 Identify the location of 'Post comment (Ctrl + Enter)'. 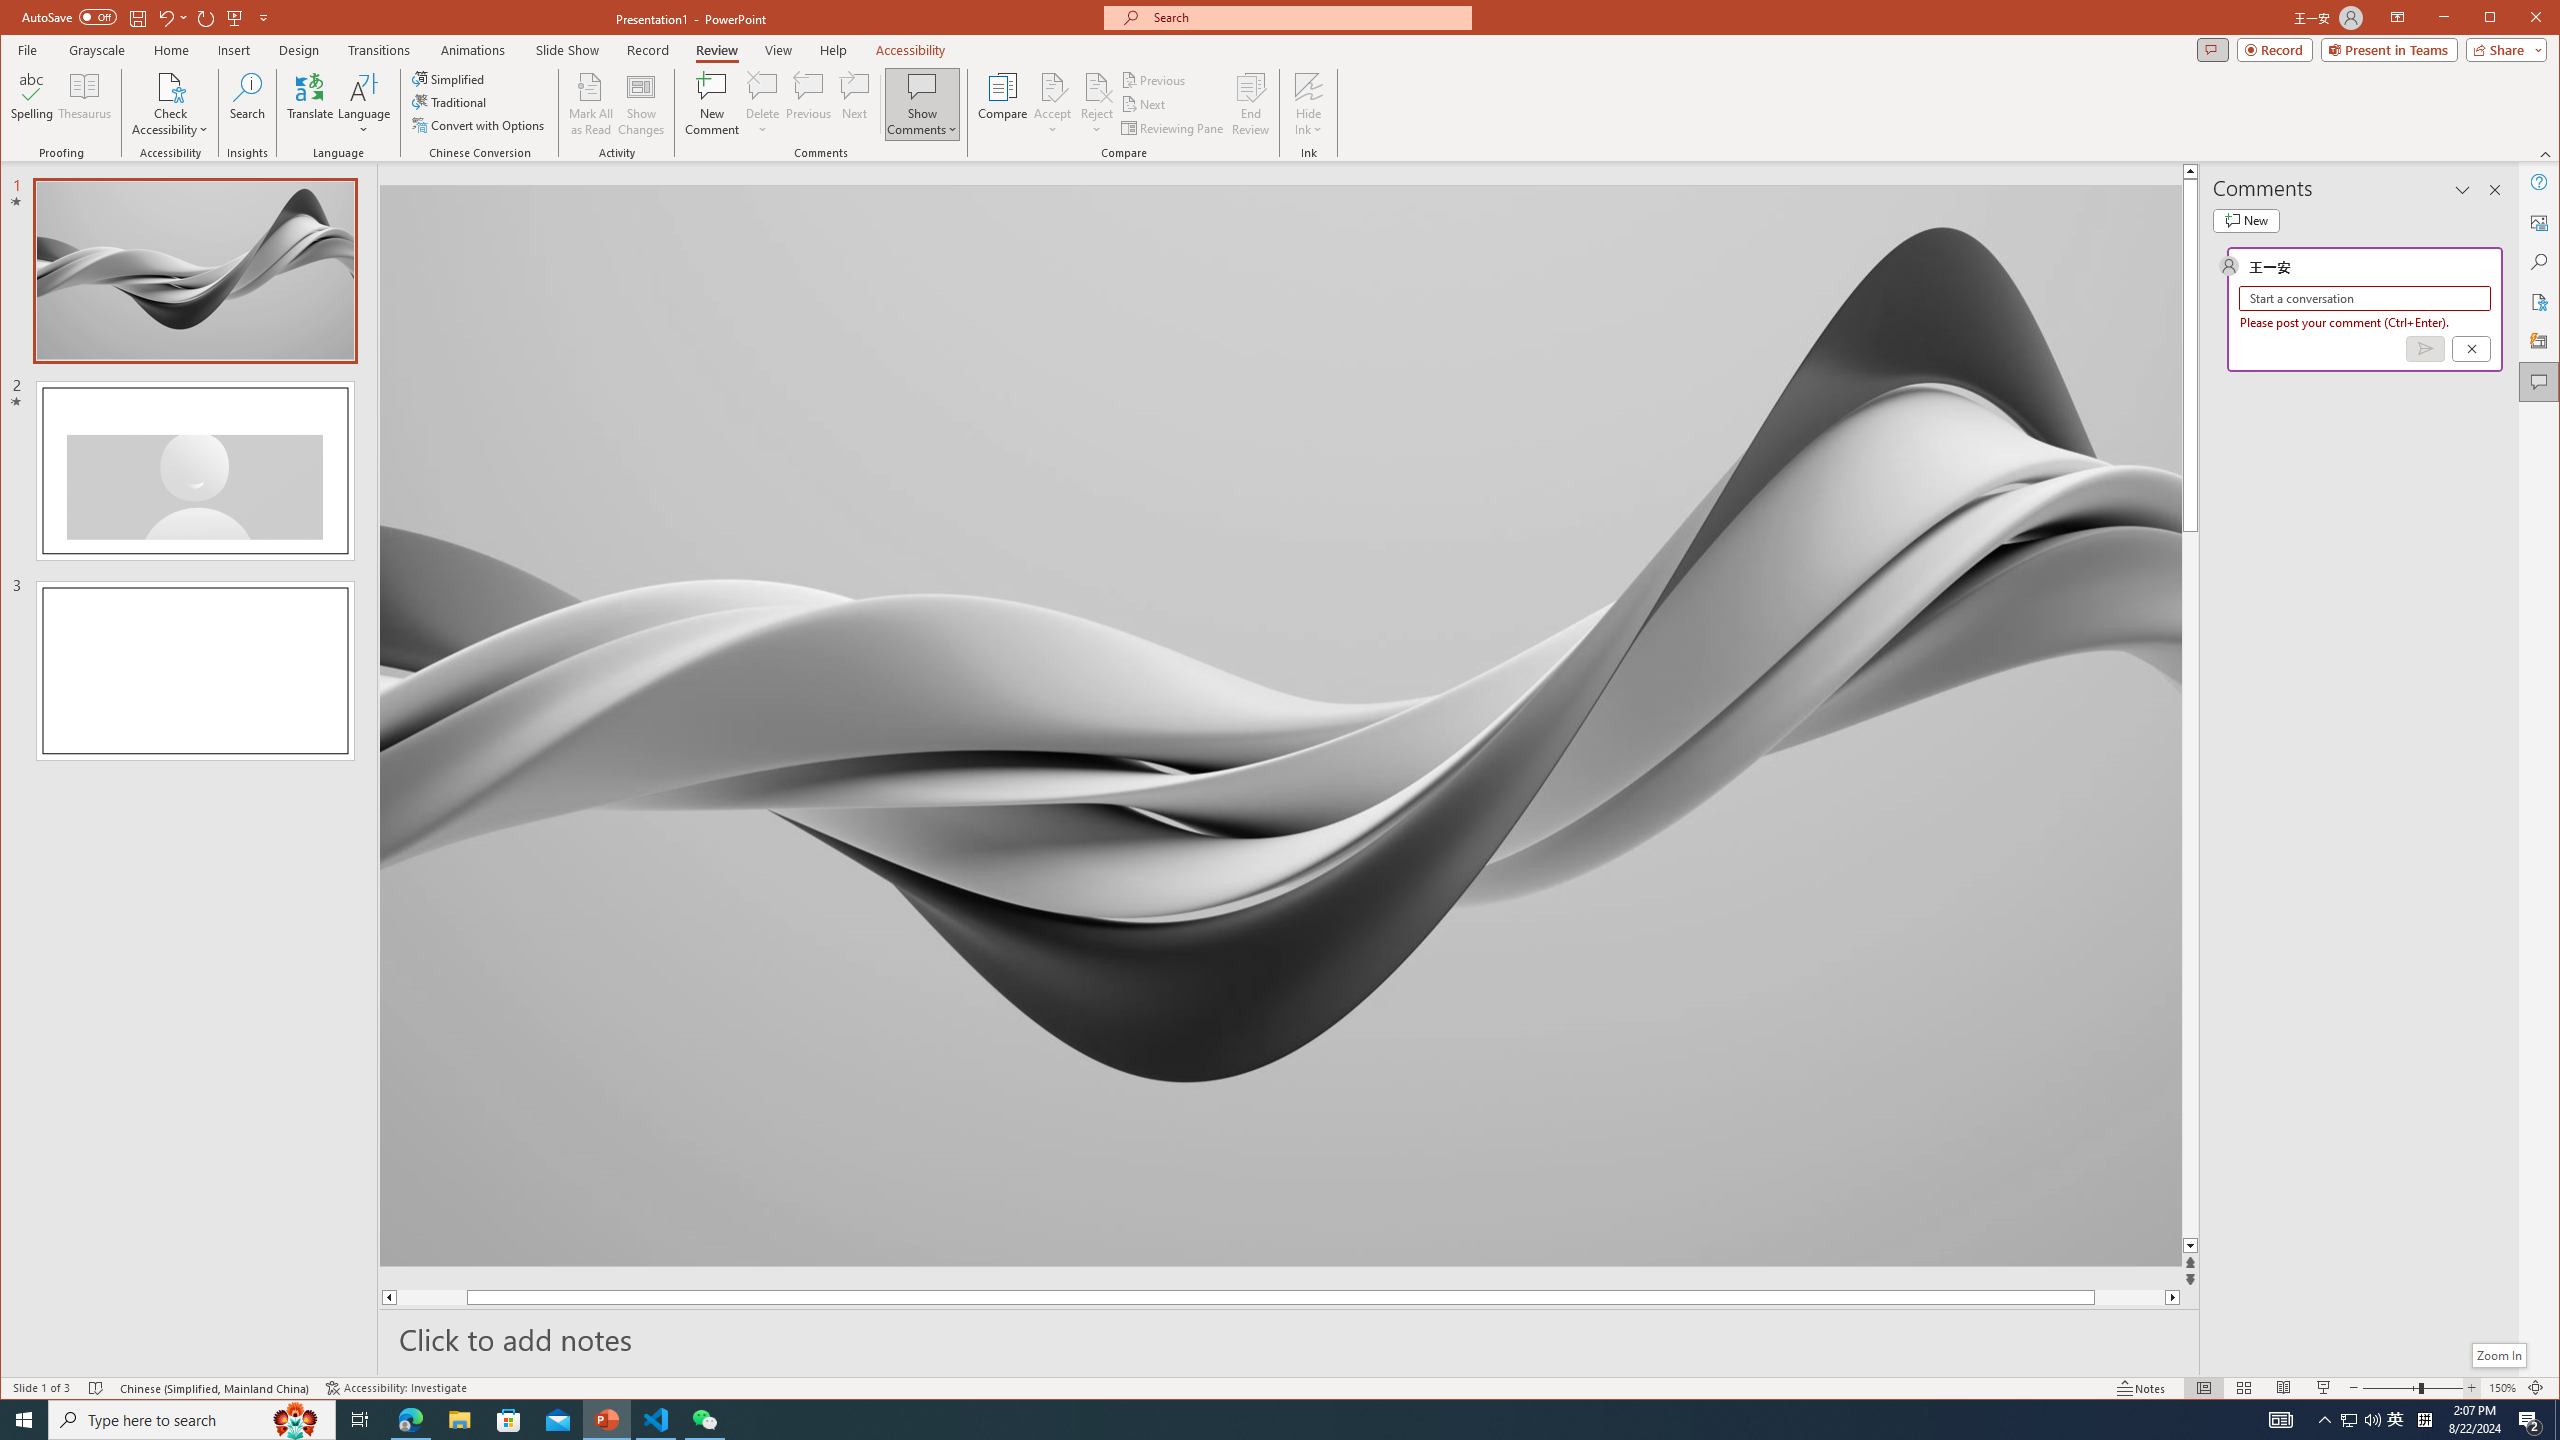
(2425, 348).